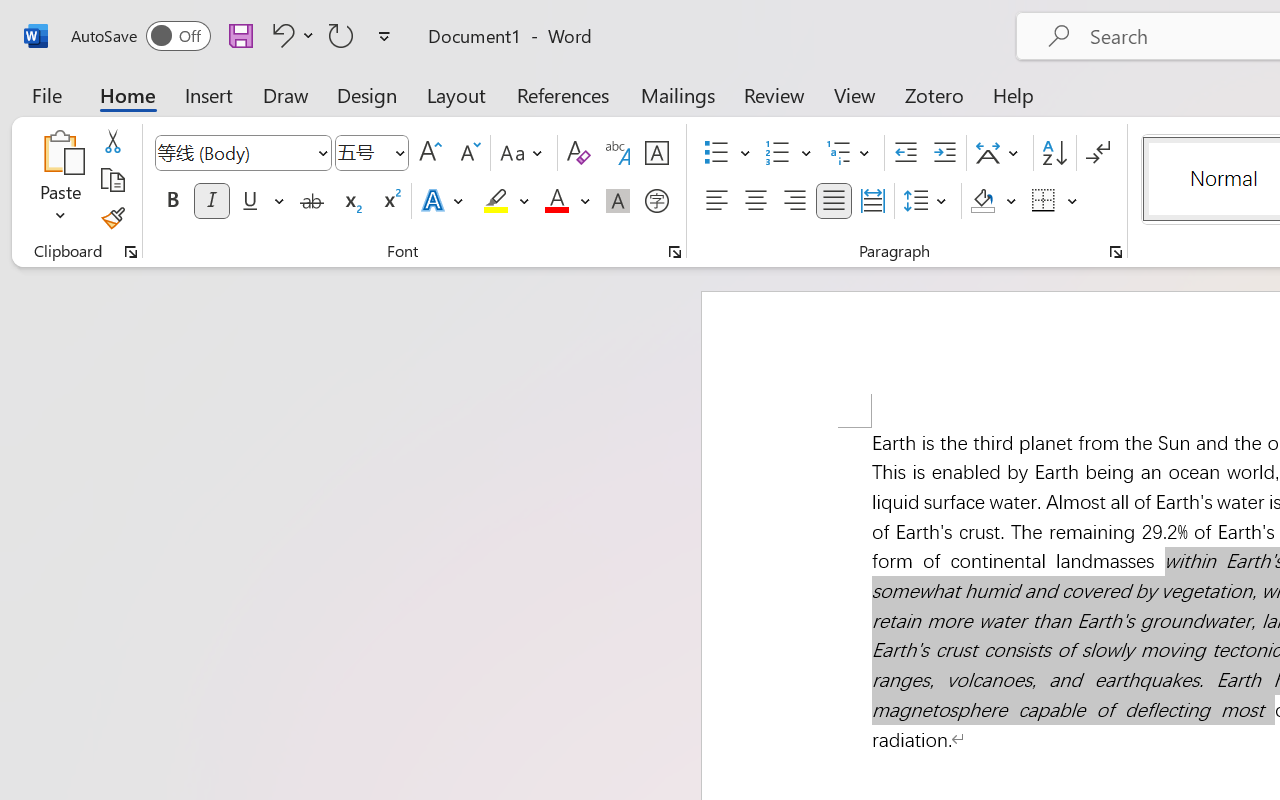  Describe the element at coordinates (834, 201) in the screenshot. I see `'Justify'` at that location.